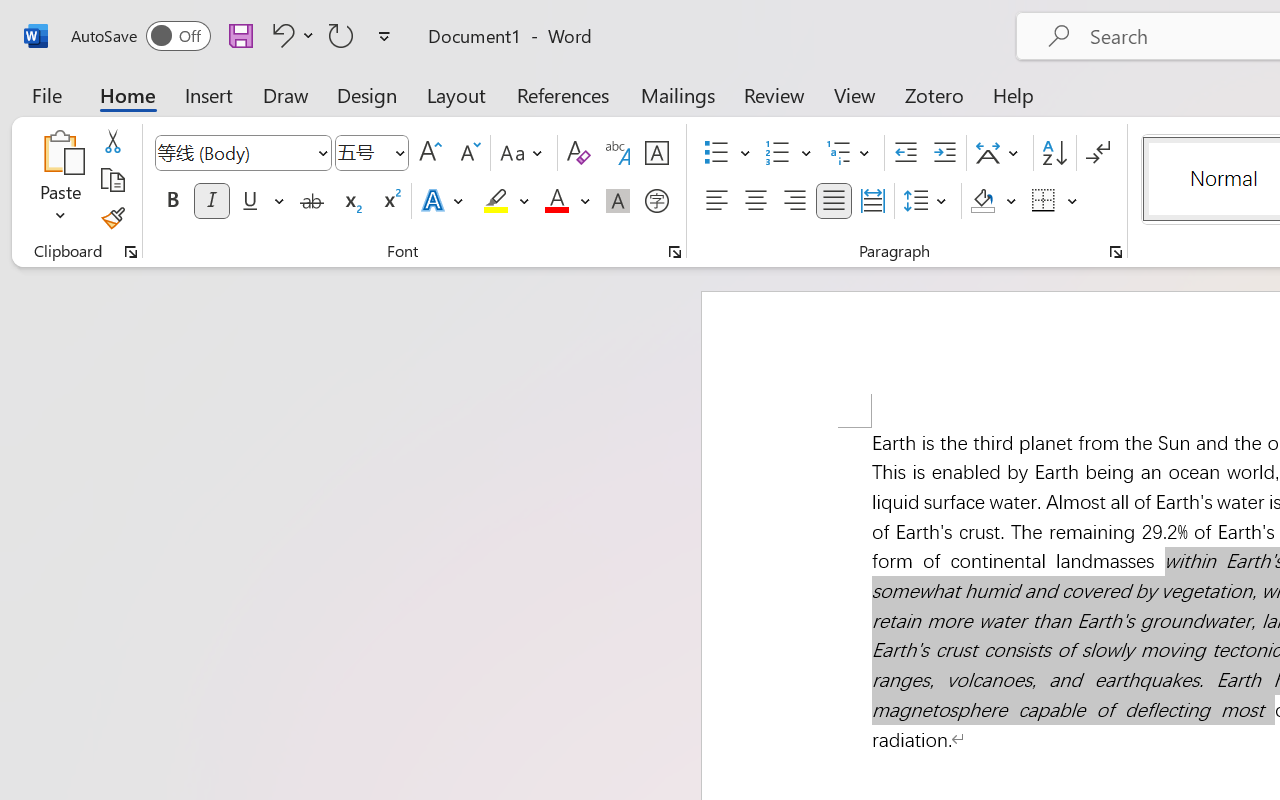  Describe the element at coordinates (834, 201) in the screenshot. I see `'Justify'` at that location.